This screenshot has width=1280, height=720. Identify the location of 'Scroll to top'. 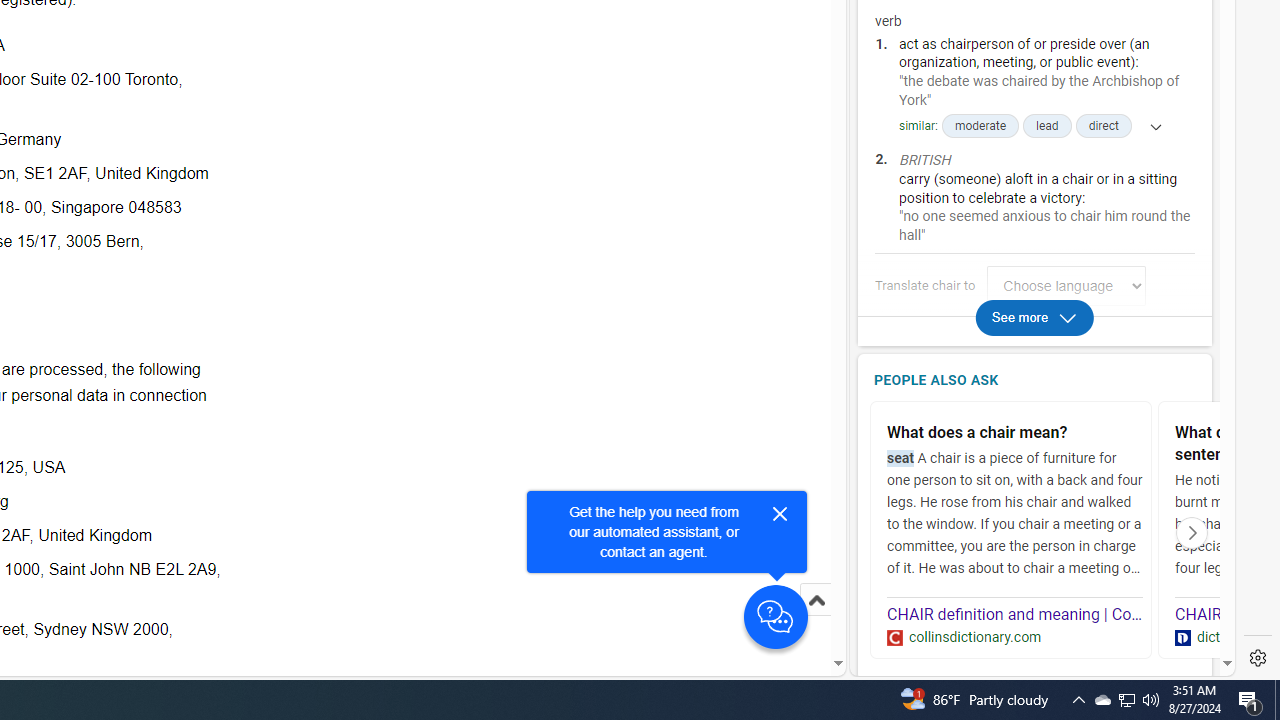
(816, 598).